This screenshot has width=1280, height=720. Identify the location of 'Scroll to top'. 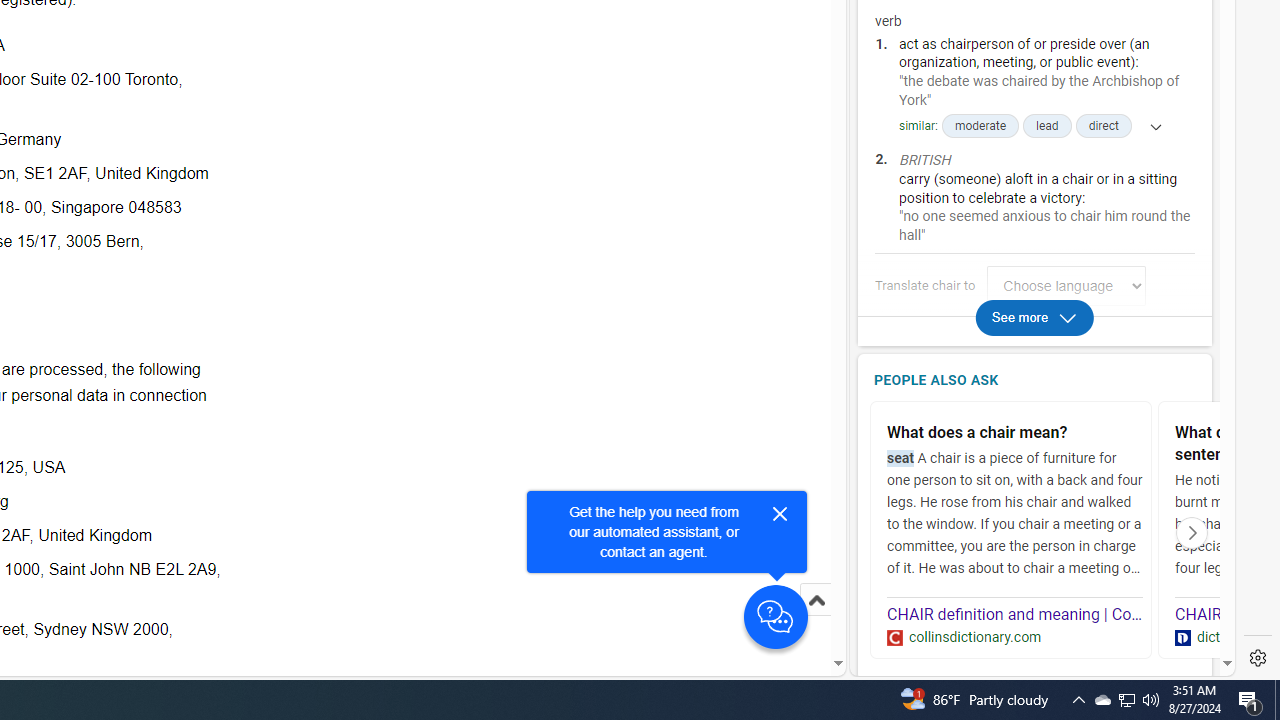
(816, 598).